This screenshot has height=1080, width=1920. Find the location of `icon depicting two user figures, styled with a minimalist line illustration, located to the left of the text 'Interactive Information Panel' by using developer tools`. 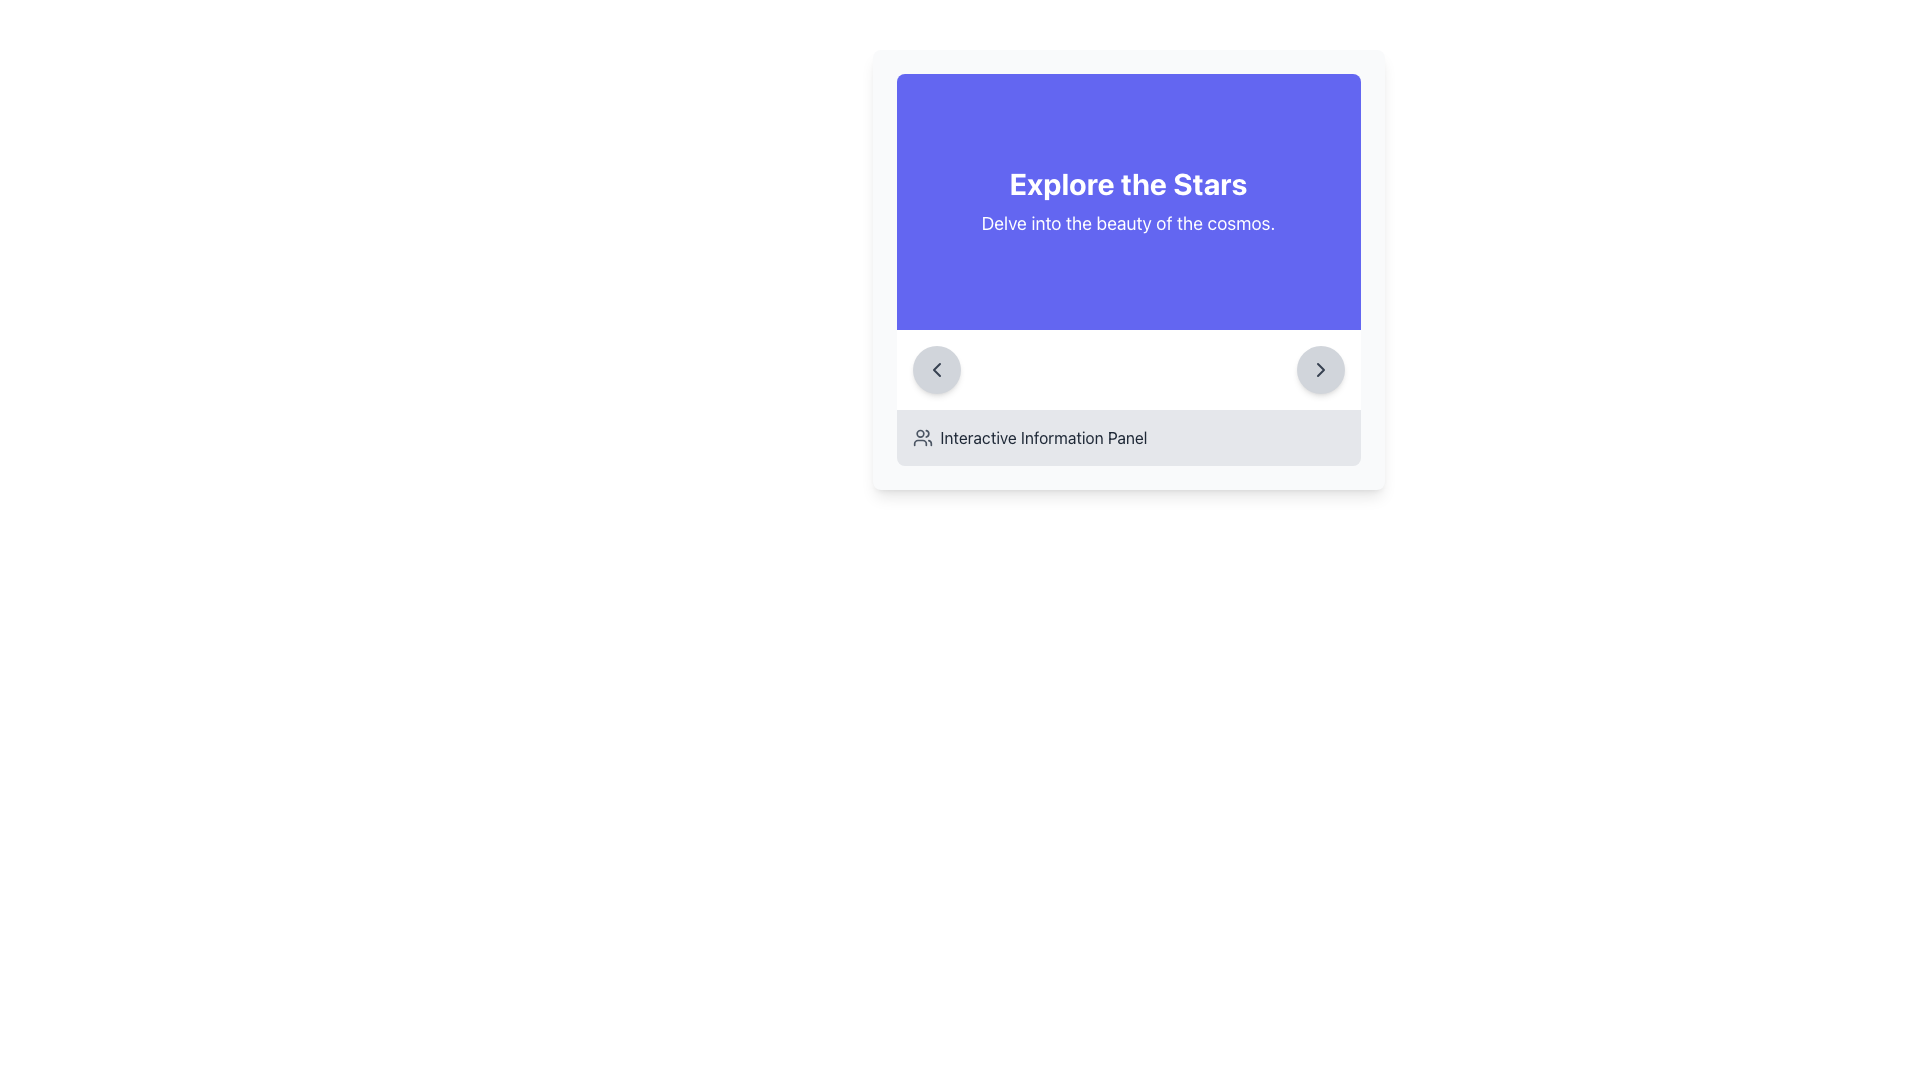

icon depicting two user figures, styled with a minimalist line illustration, located to the left of the text 'Interactive Information Panel' by using developer tools is located at coordinates (921, 437).